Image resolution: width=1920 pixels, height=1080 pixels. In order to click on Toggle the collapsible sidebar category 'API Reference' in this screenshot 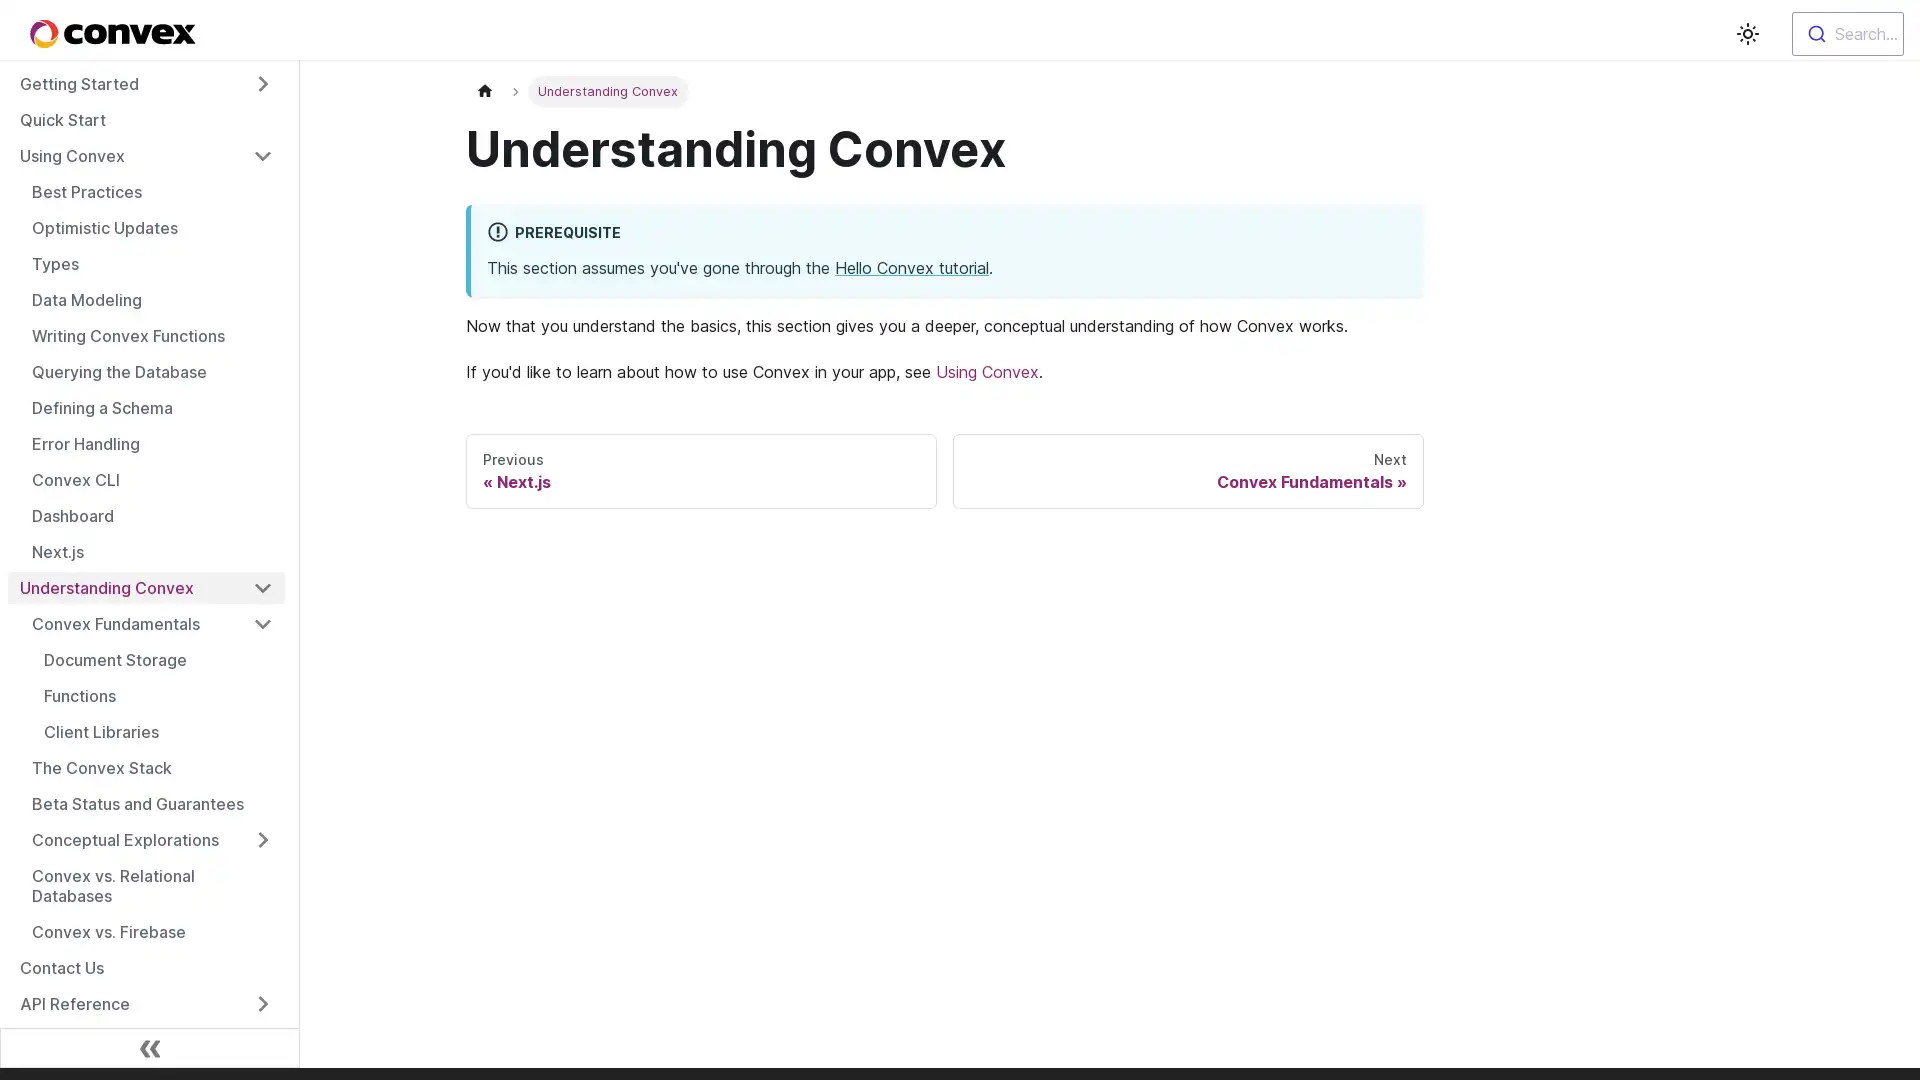, I will do `click(262, 1003)`.